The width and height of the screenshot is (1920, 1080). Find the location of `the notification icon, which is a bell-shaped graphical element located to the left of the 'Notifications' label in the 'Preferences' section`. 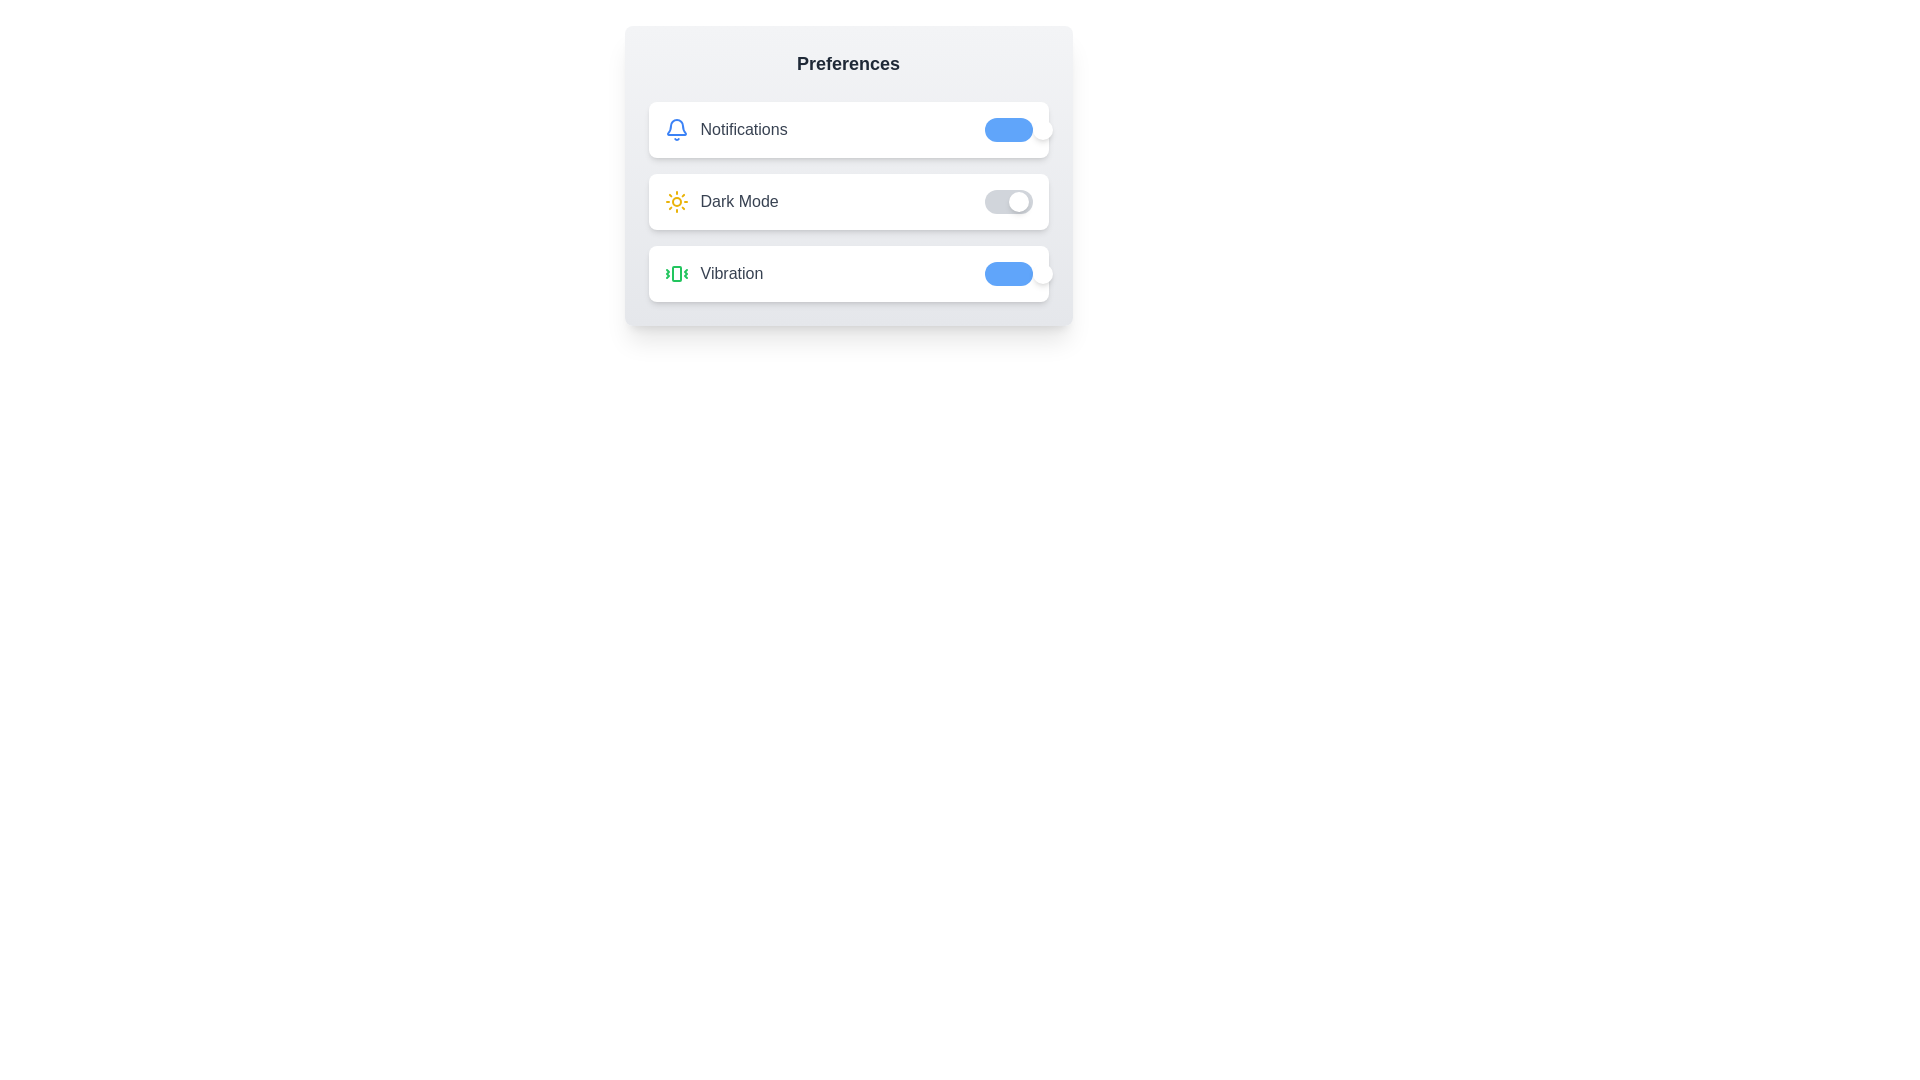

the notification icon, which is a bell-shaped graphical element located to the left of the 'Notifications' label in the 'Preferences' section is located at coordinates (676, 127).